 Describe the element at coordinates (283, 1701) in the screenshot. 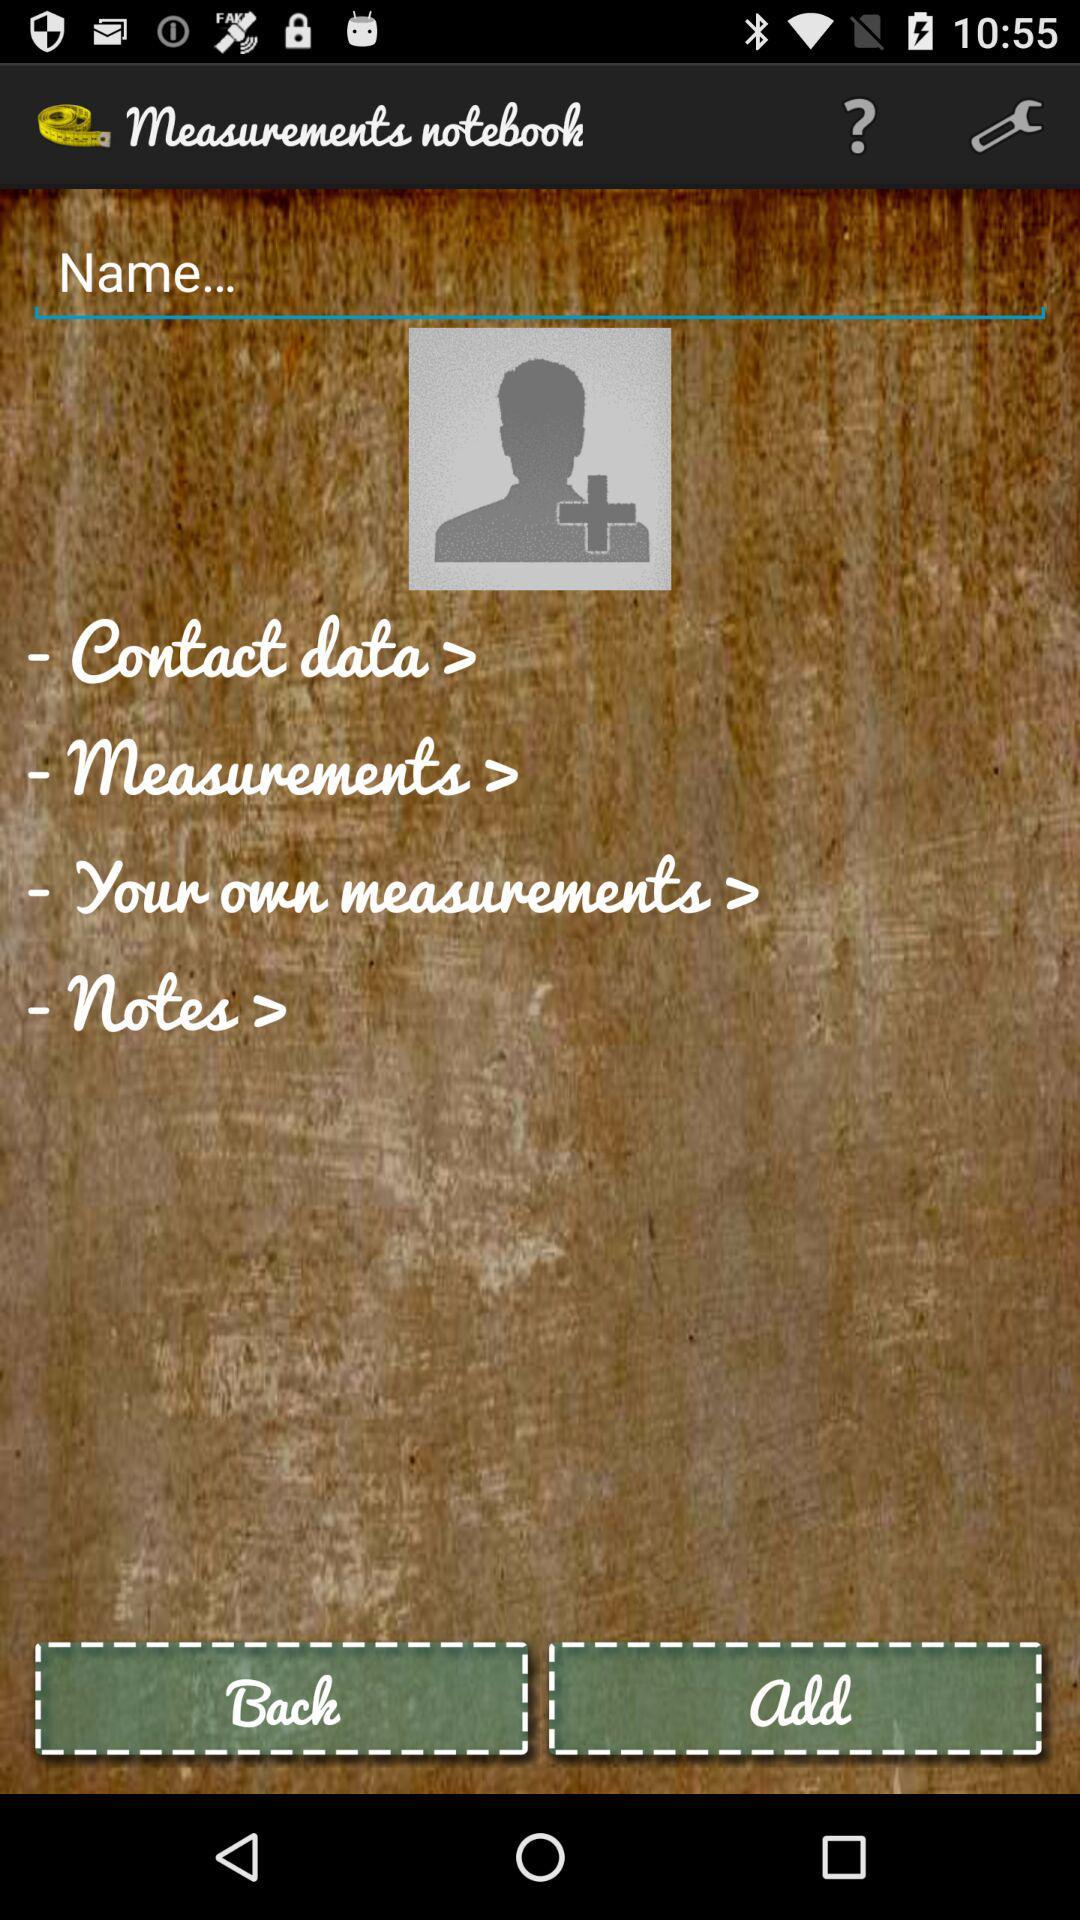

I see `the icon at the bottom left corner` at that location.